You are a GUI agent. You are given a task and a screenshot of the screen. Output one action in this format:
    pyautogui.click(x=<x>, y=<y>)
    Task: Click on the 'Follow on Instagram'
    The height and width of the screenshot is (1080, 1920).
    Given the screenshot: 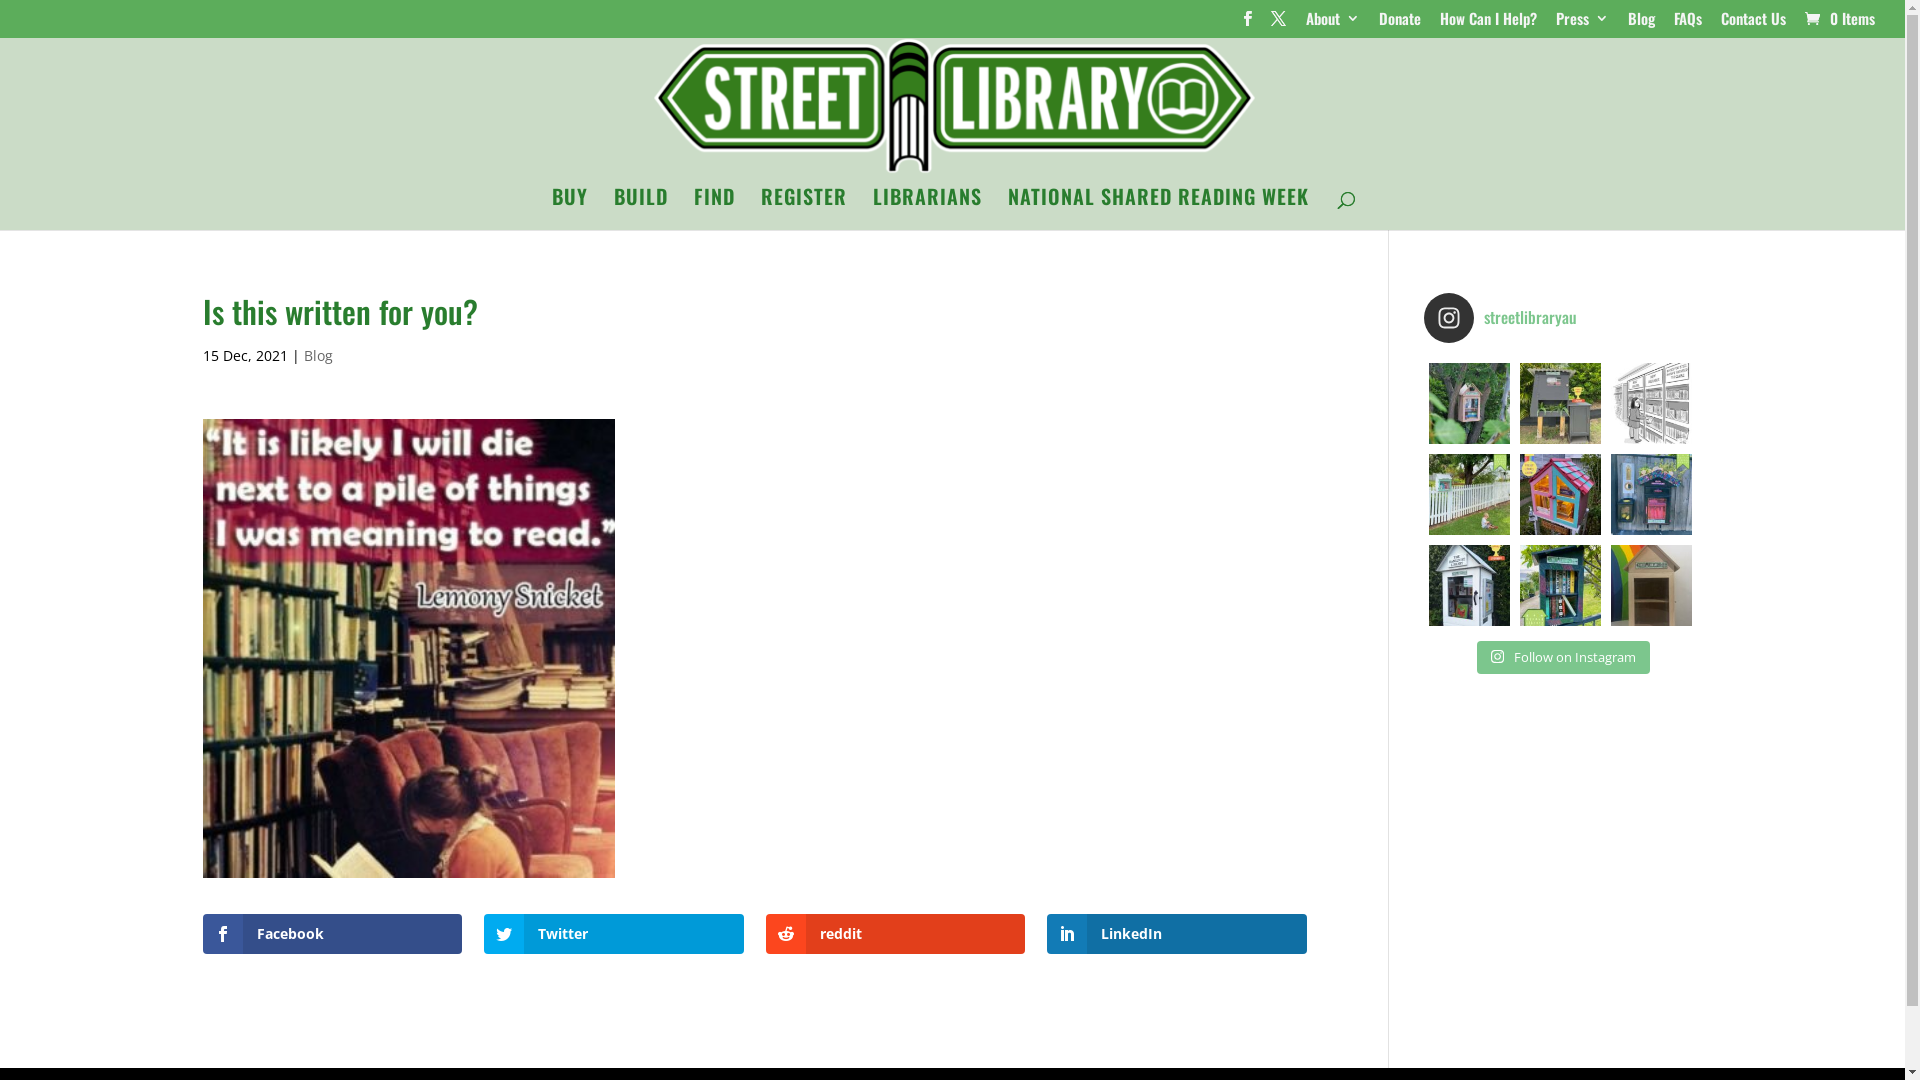 What is the action you would take?
    pyautogui.click(x=1562, y=658)
    